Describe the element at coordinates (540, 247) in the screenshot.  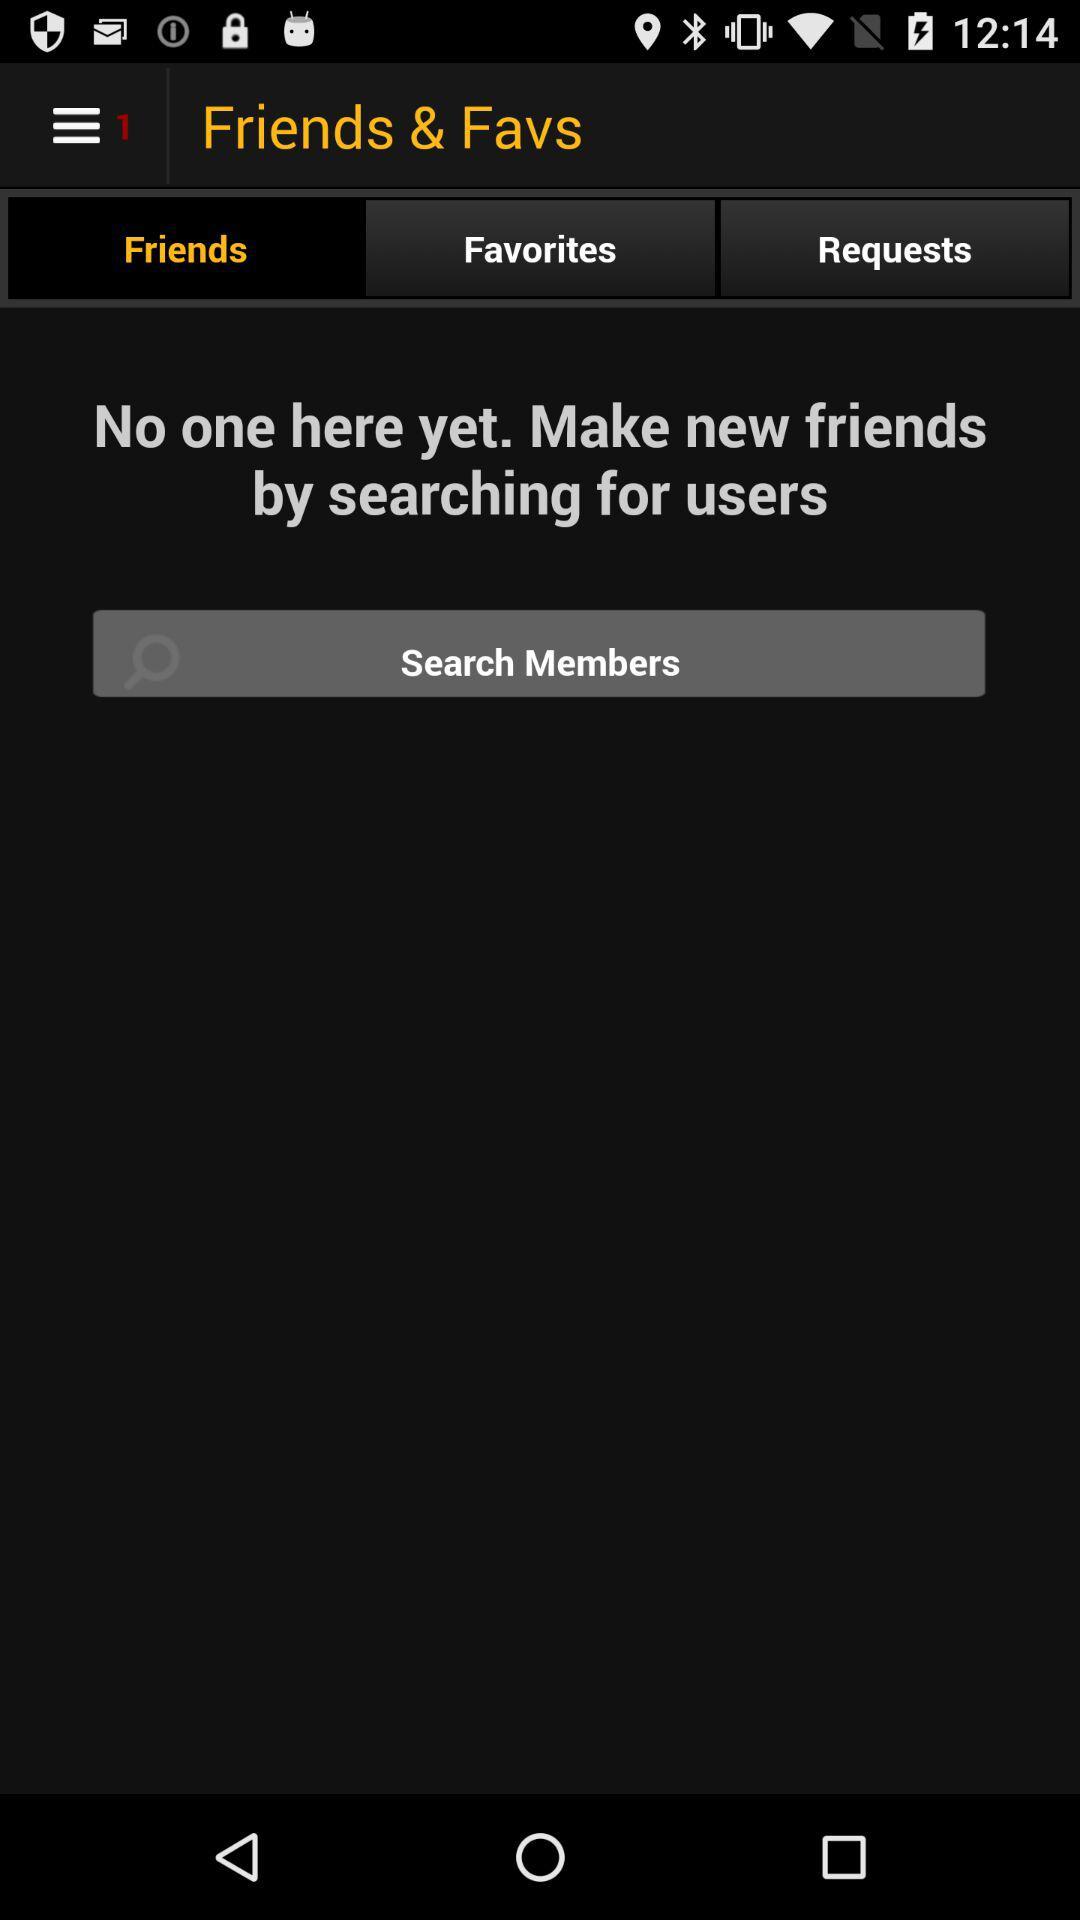
I see `the item to the right of the friends item` at that location.